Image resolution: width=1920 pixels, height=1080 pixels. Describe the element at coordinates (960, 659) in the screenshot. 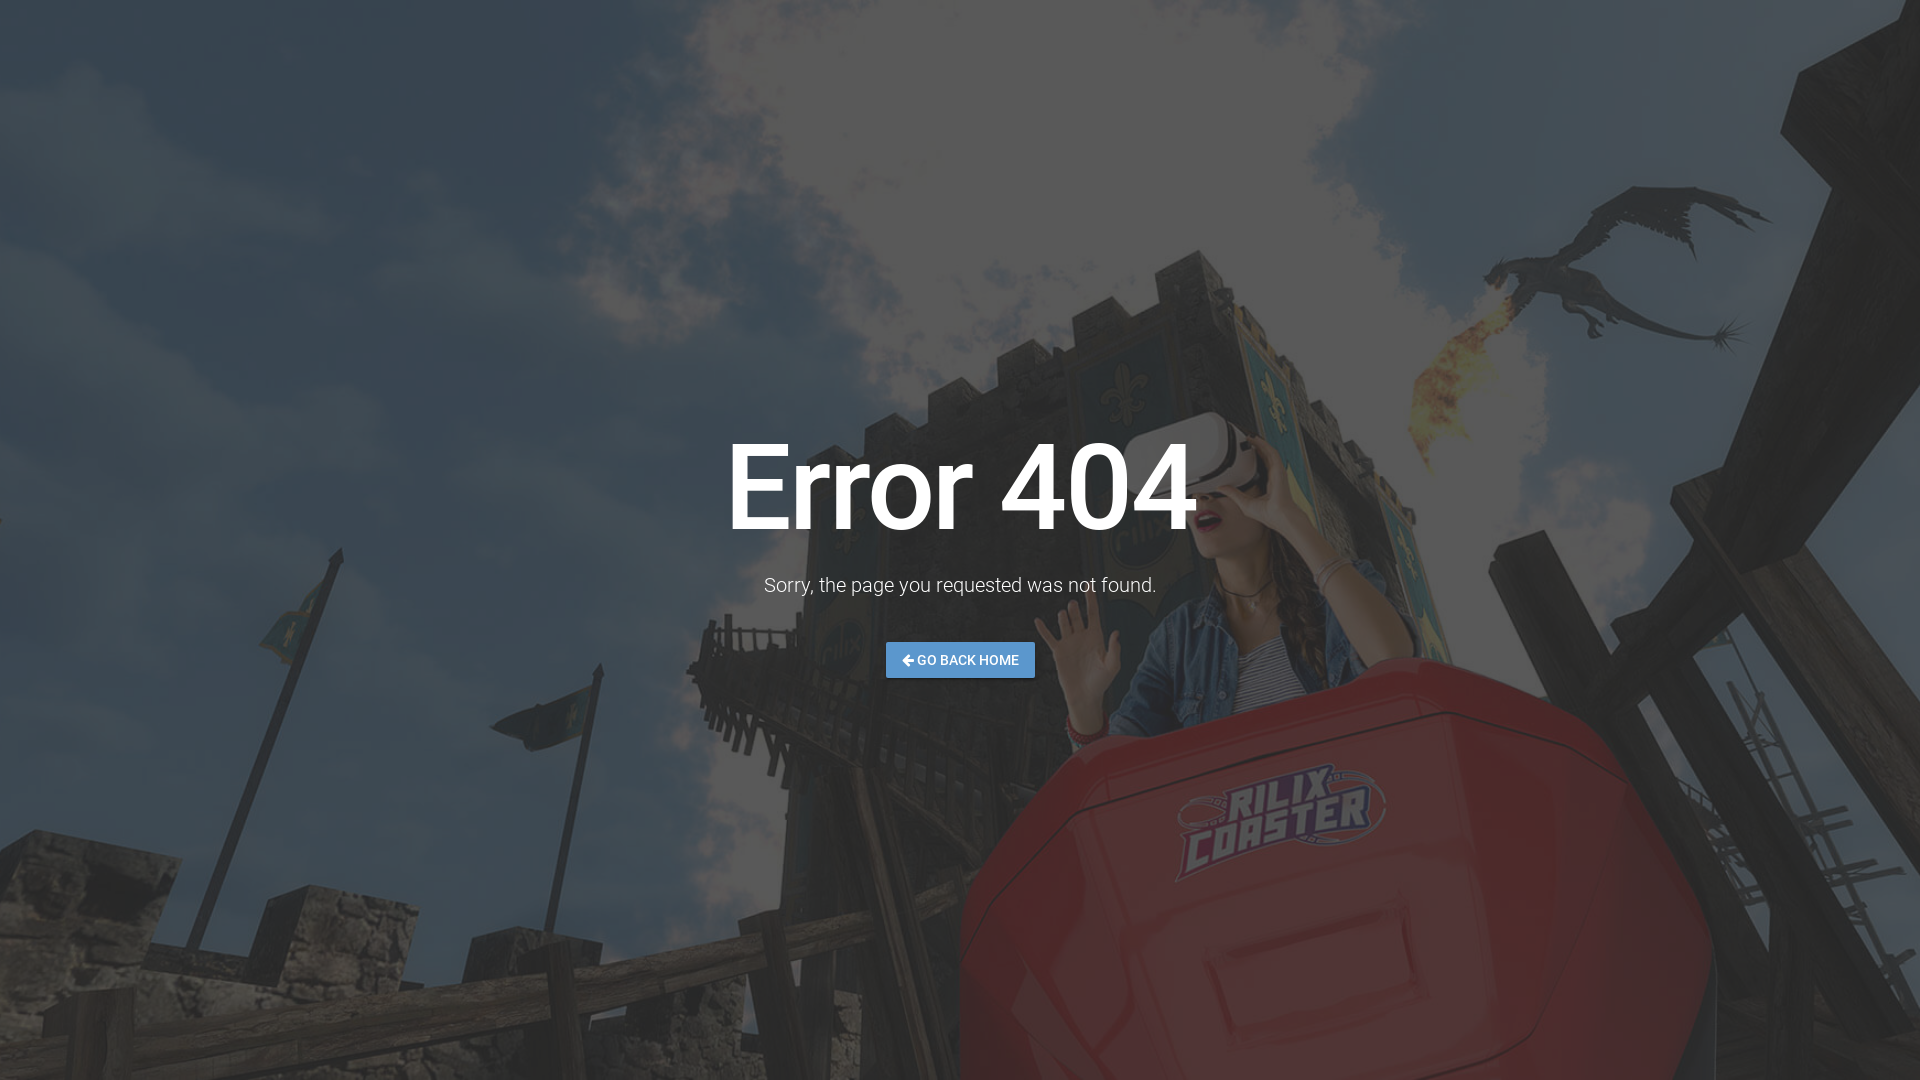

I see `'GO BACK HOME'` at that location.